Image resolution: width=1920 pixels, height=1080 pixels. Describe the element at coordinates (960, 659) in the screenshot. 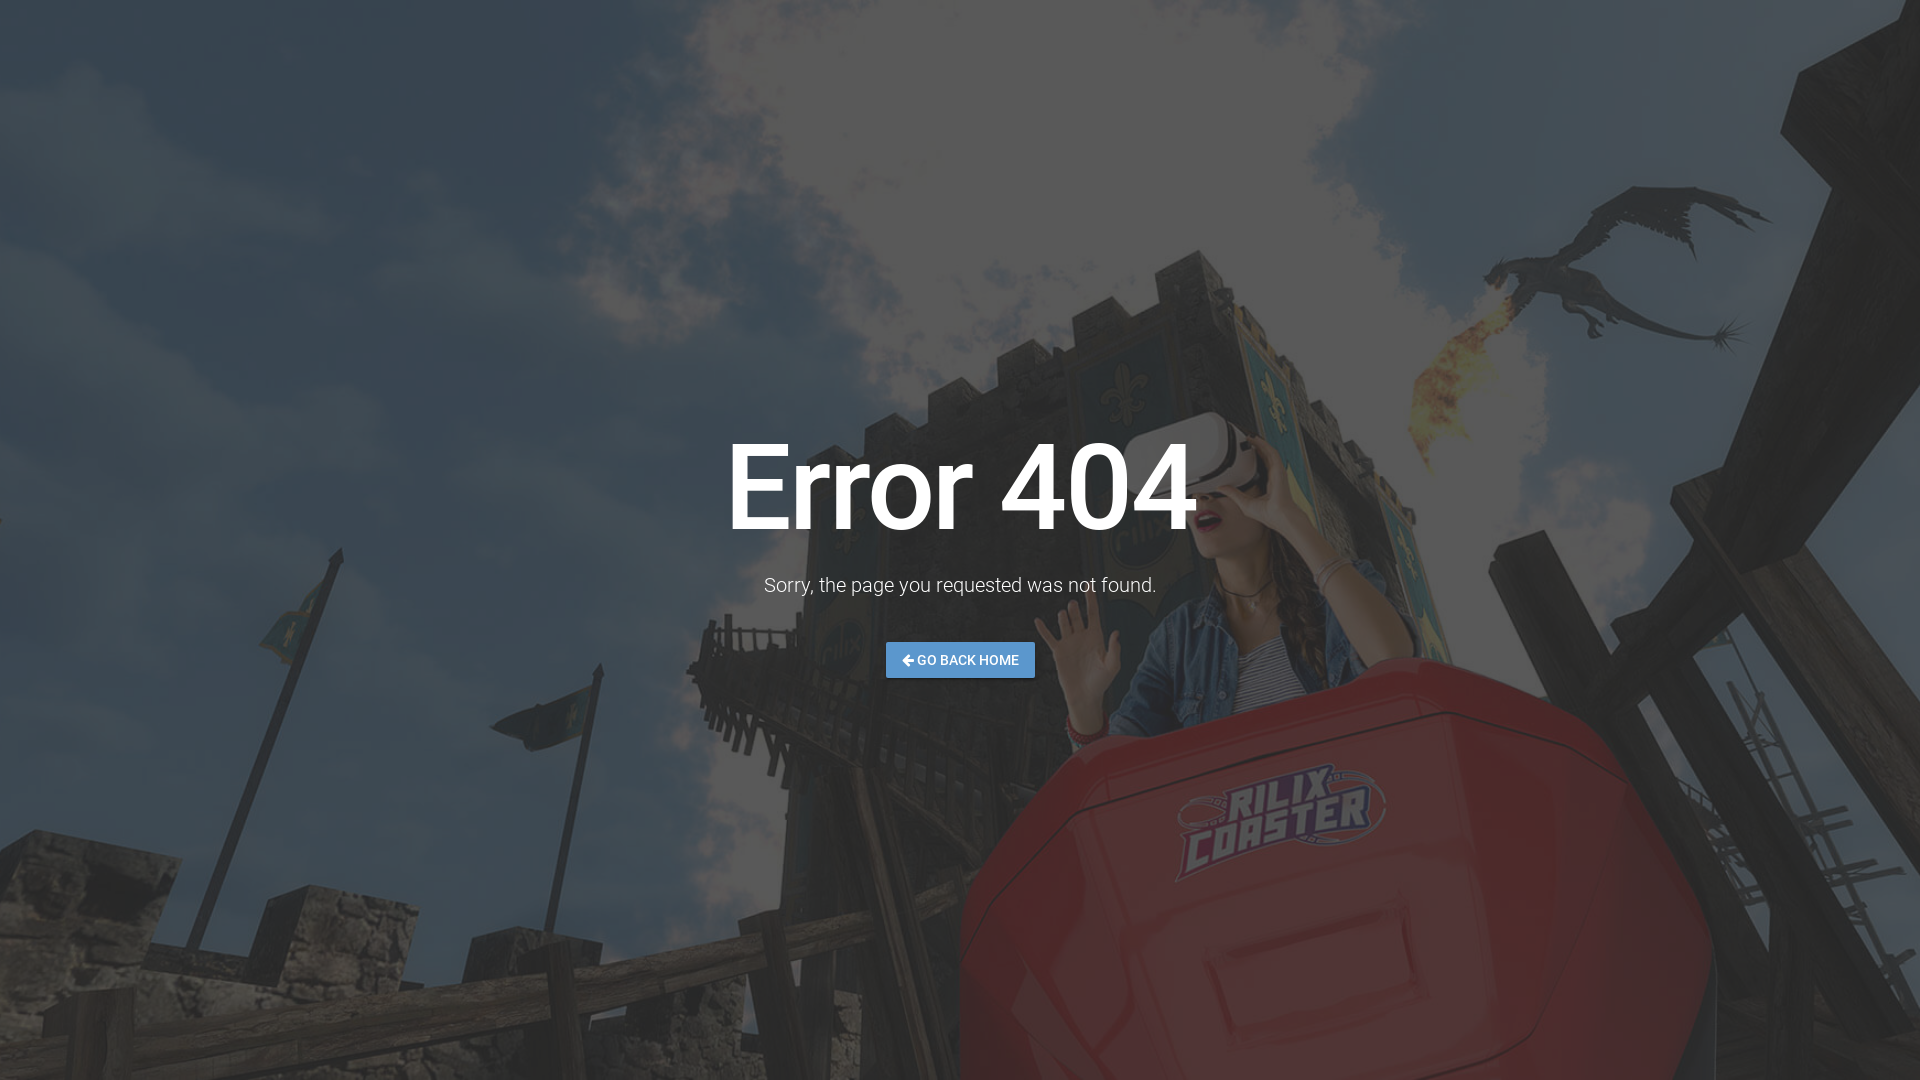

I see `'GO BACK HOME'` at that location.